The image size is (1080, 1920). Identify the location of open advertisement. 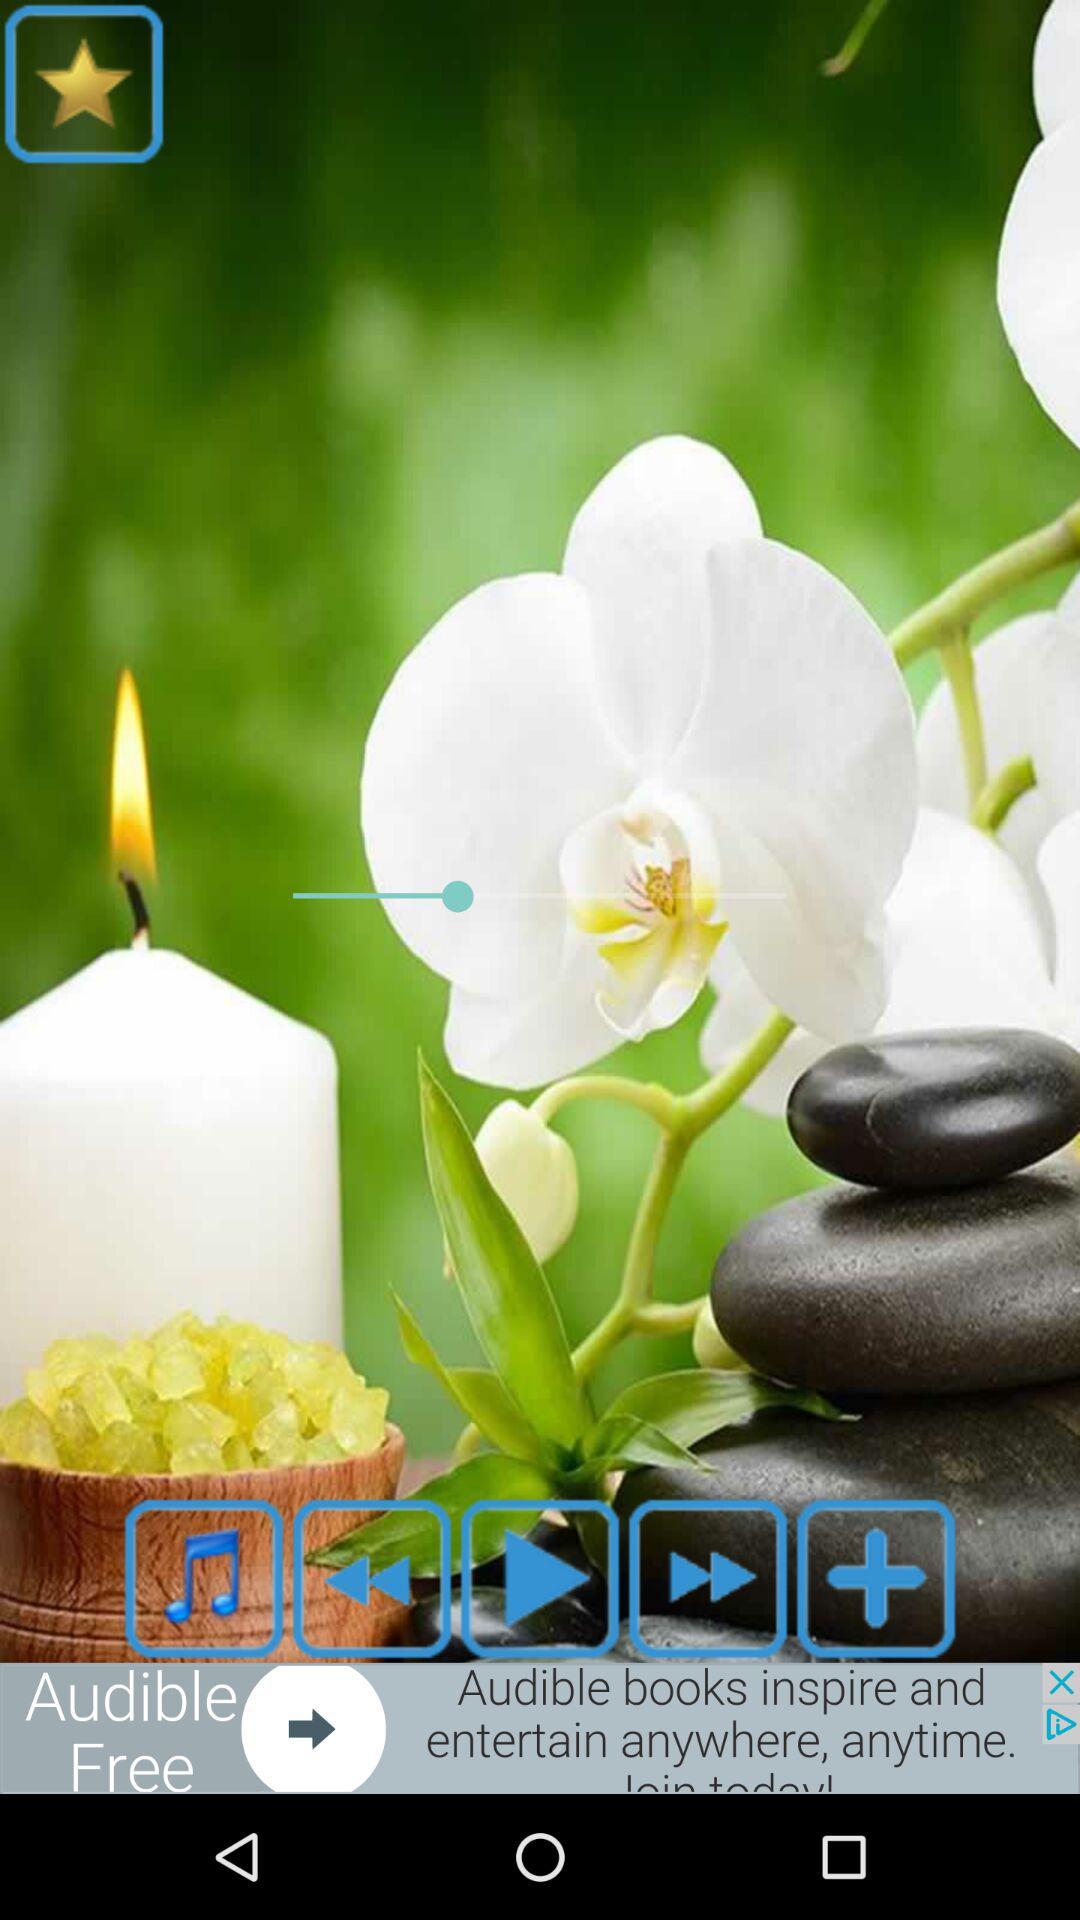
(540, 1727).